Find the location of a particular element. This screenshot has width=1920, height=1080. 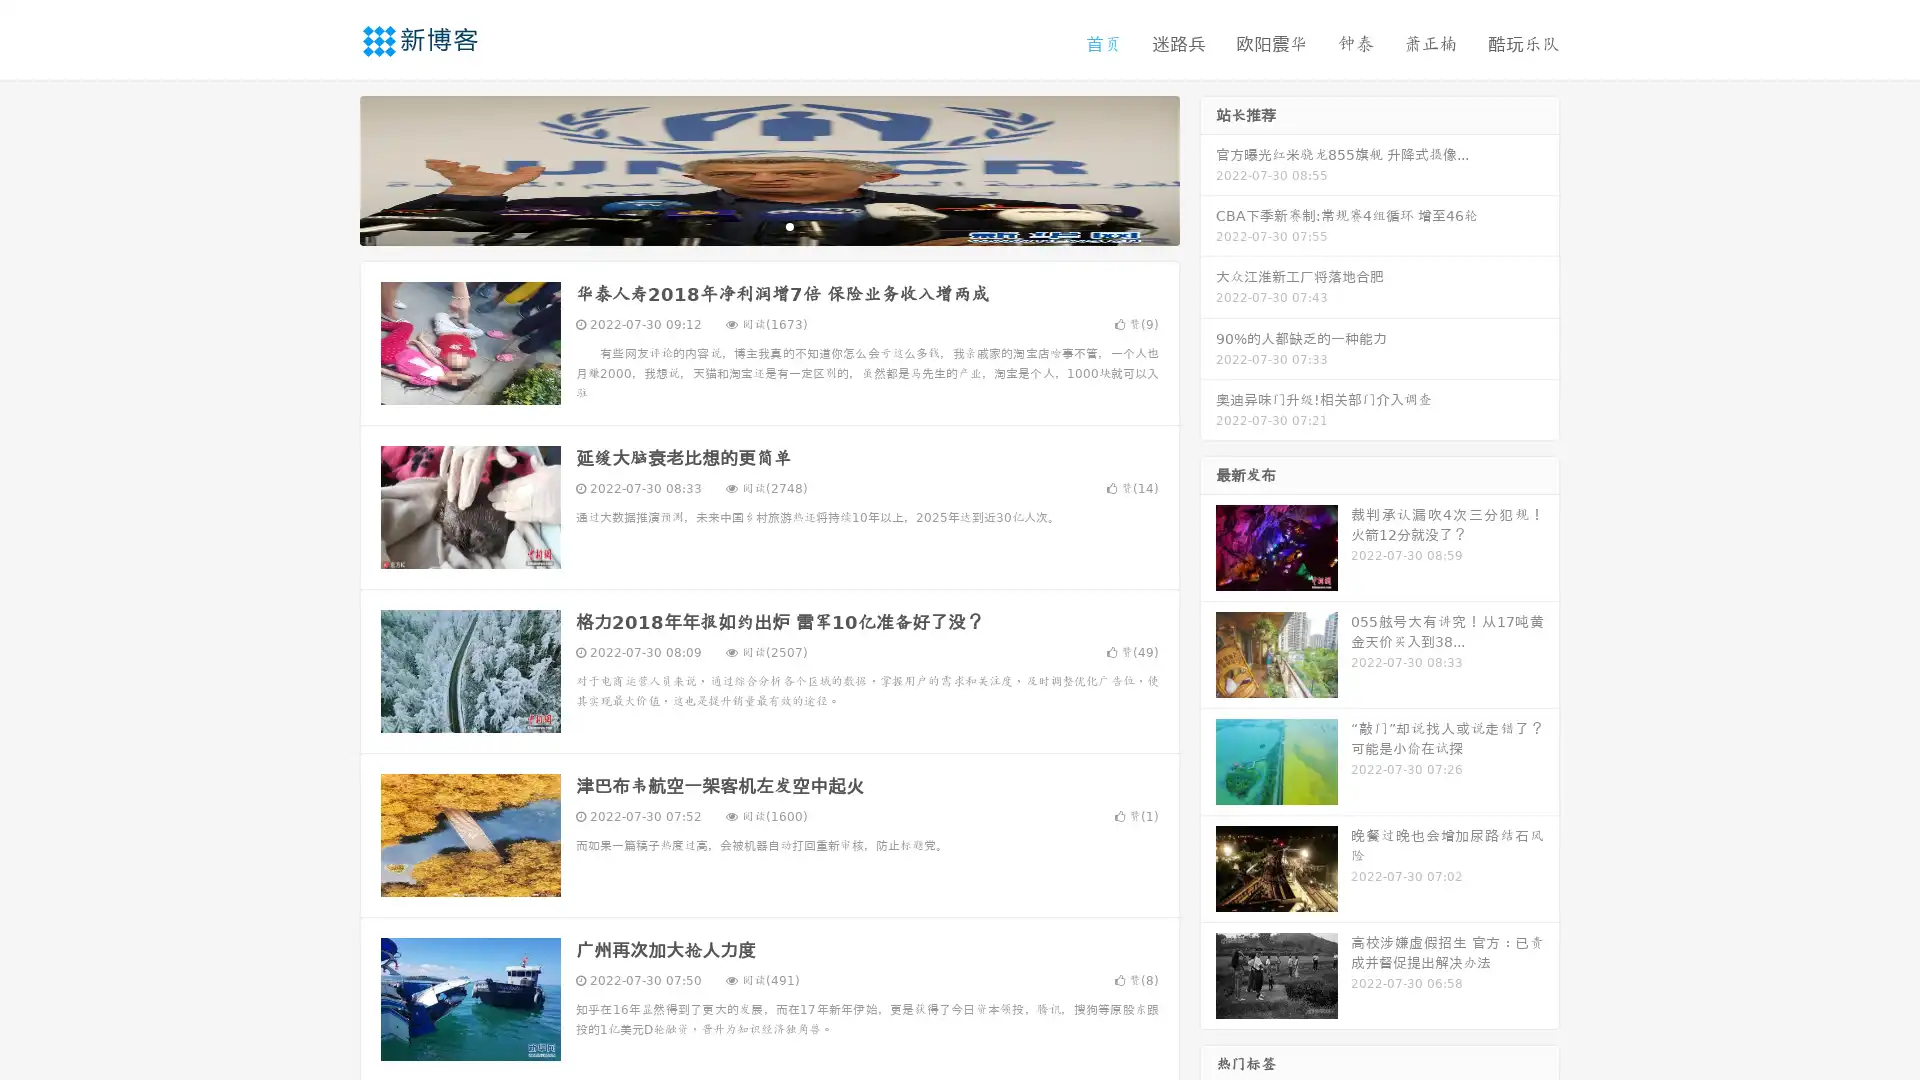

Next slide is located at coordinates (1208, 168).